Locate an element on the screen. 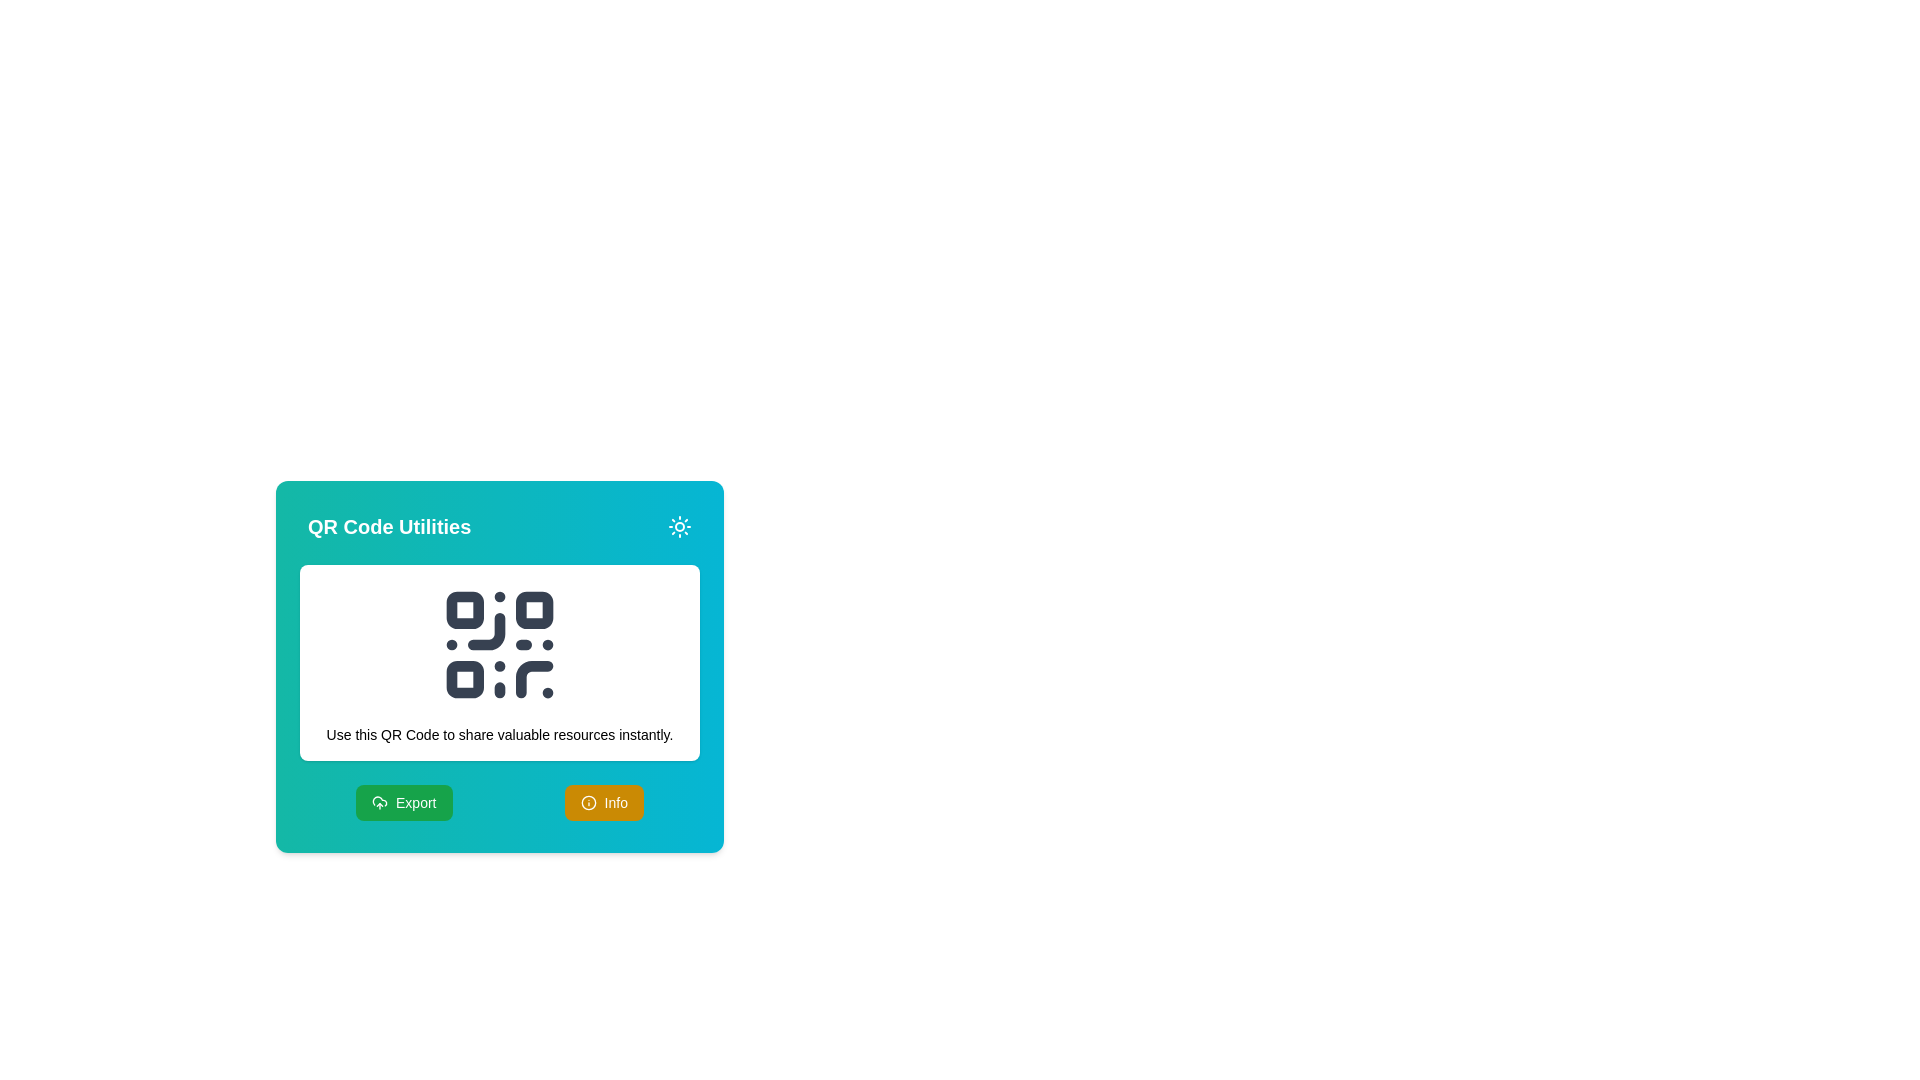 The width and height of the screenshot is (1920, 1080). the buttons in the Interactive button group located at the bottom of the 'QR Code Utilities' widget is located at coordinates (499, 801).